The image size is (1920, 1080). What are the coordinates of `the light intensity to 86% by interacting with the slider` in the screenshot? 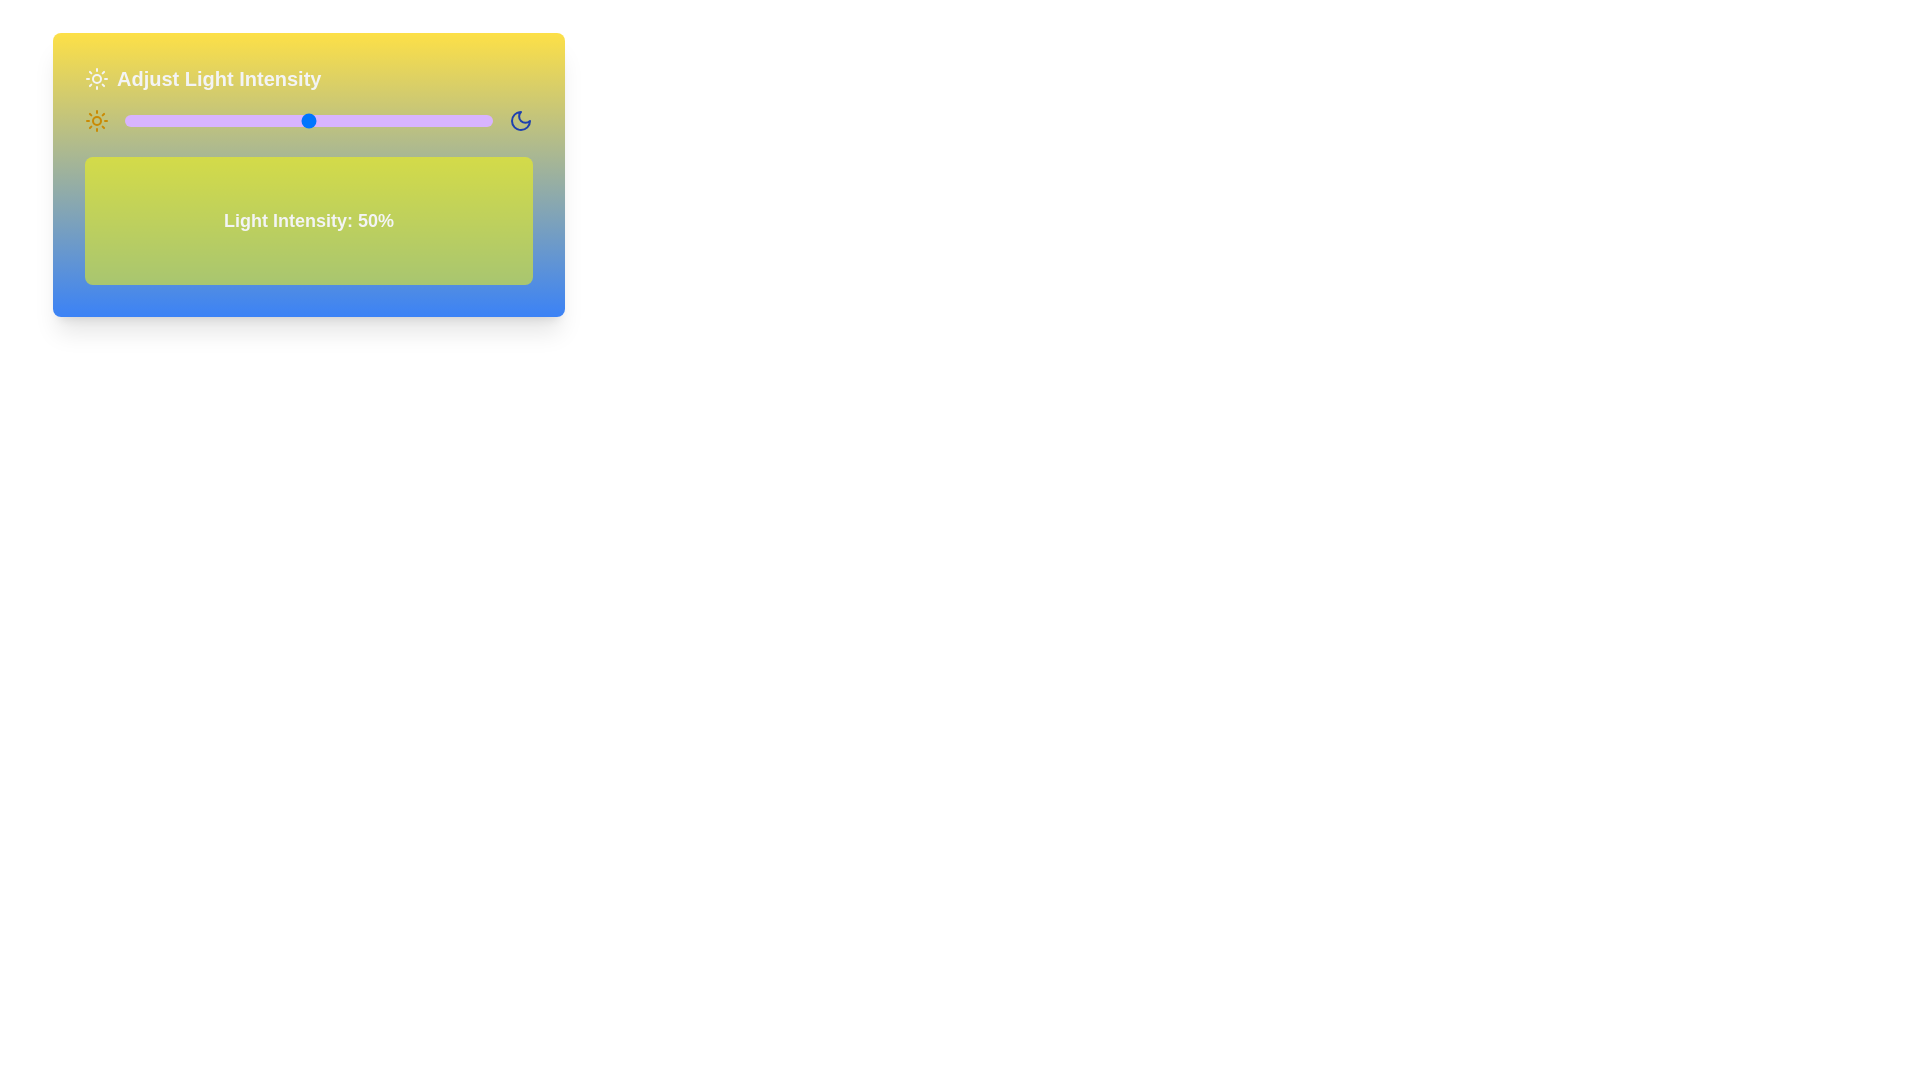 It's located at (440, 120).